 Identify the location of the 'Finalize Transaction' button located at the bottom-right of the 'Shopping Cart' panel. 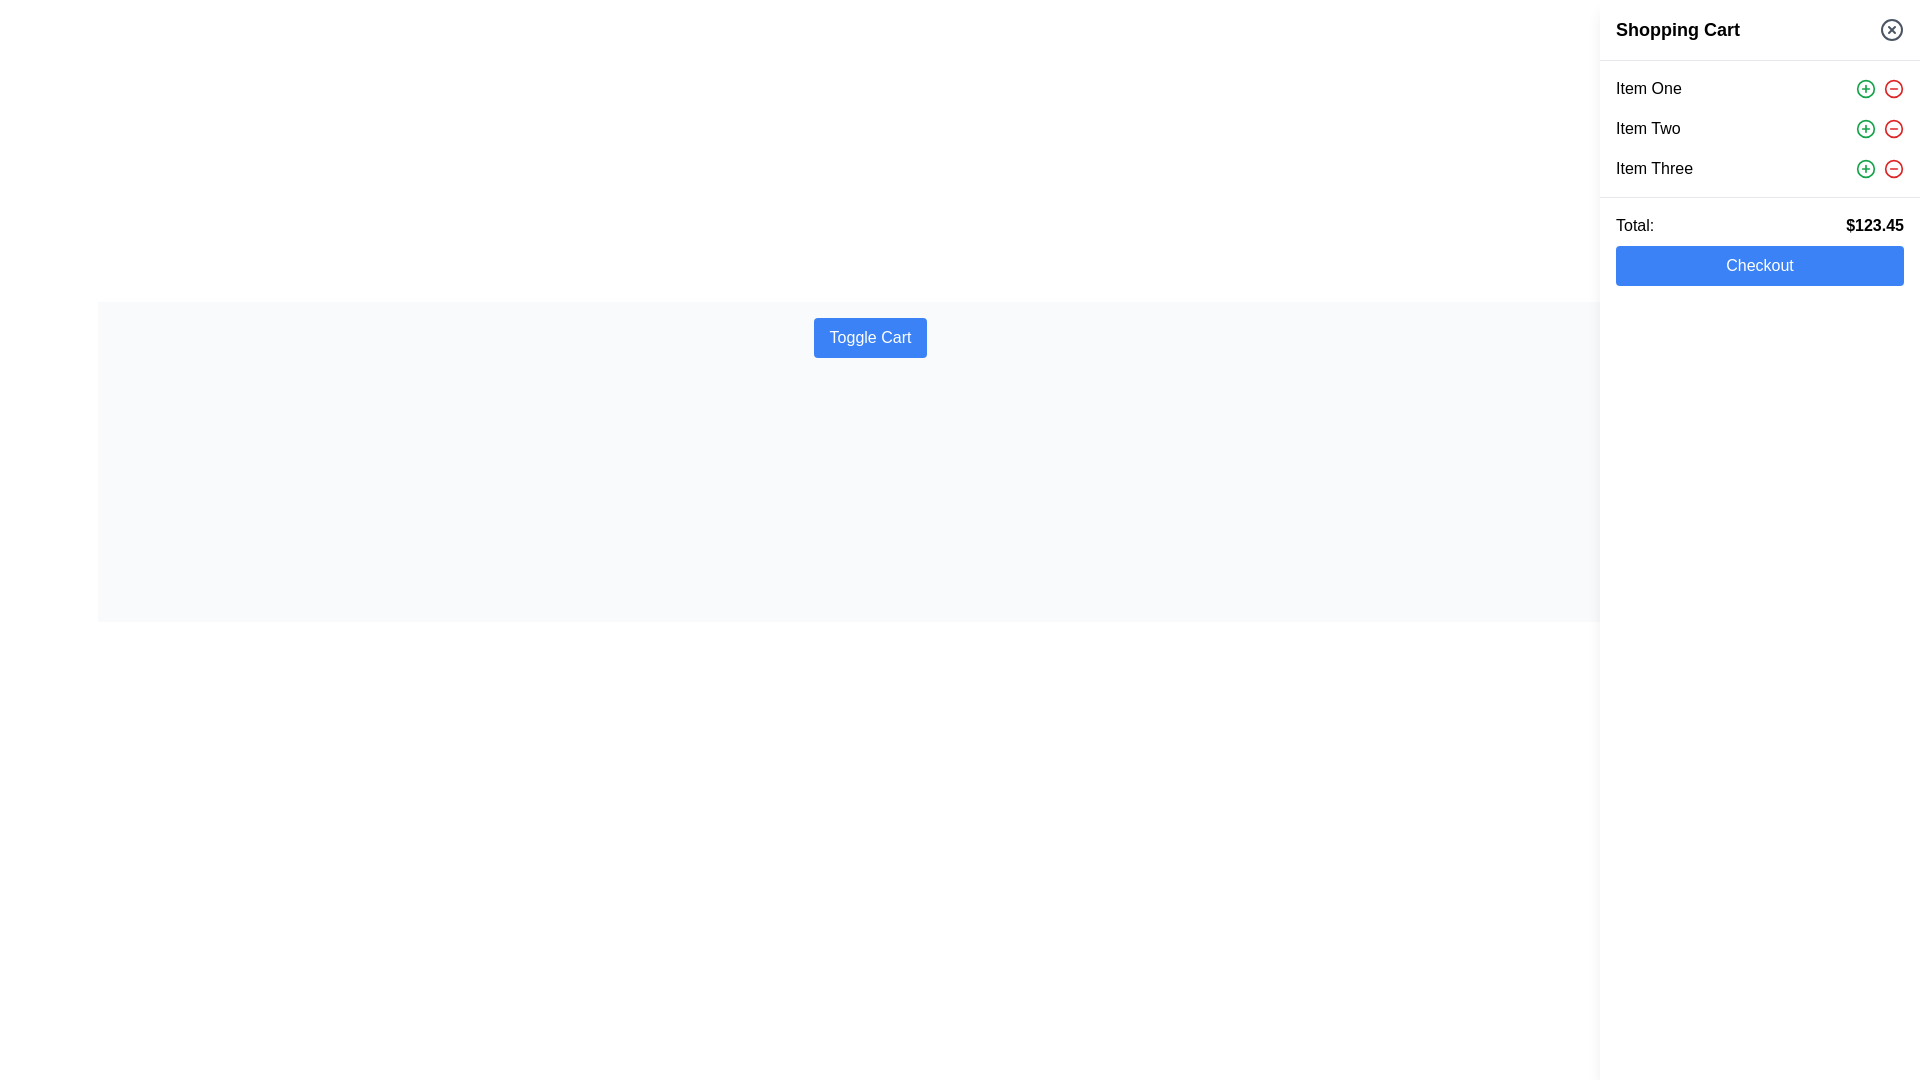
(1760, 265).